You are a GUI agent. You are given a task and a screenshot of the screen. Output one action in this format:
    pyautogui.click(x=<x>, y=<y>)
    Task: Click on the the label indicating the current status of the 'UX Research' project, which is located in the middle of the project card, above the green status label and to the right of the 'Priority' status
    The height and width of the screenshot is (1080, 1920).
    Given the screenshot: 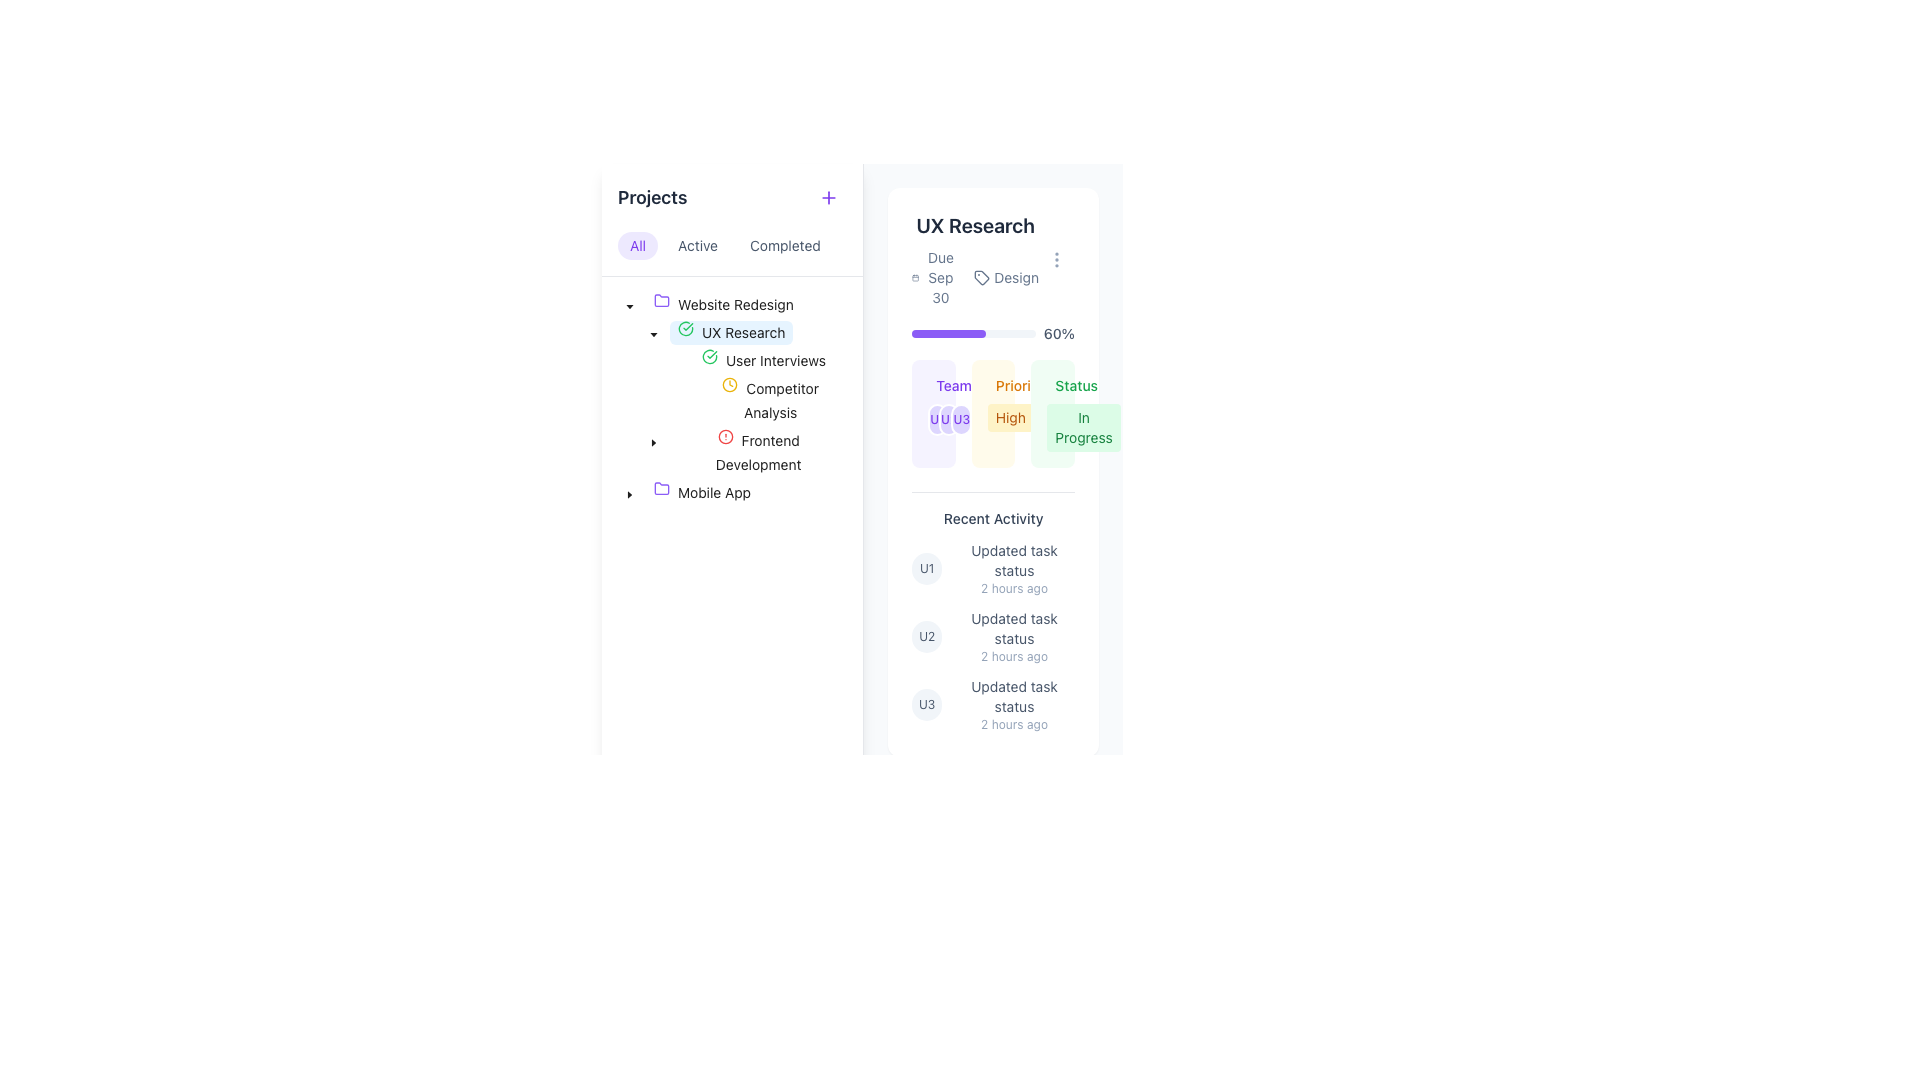 What is the action you would take?
    pyautogui.click(x=1075, y=385)
    